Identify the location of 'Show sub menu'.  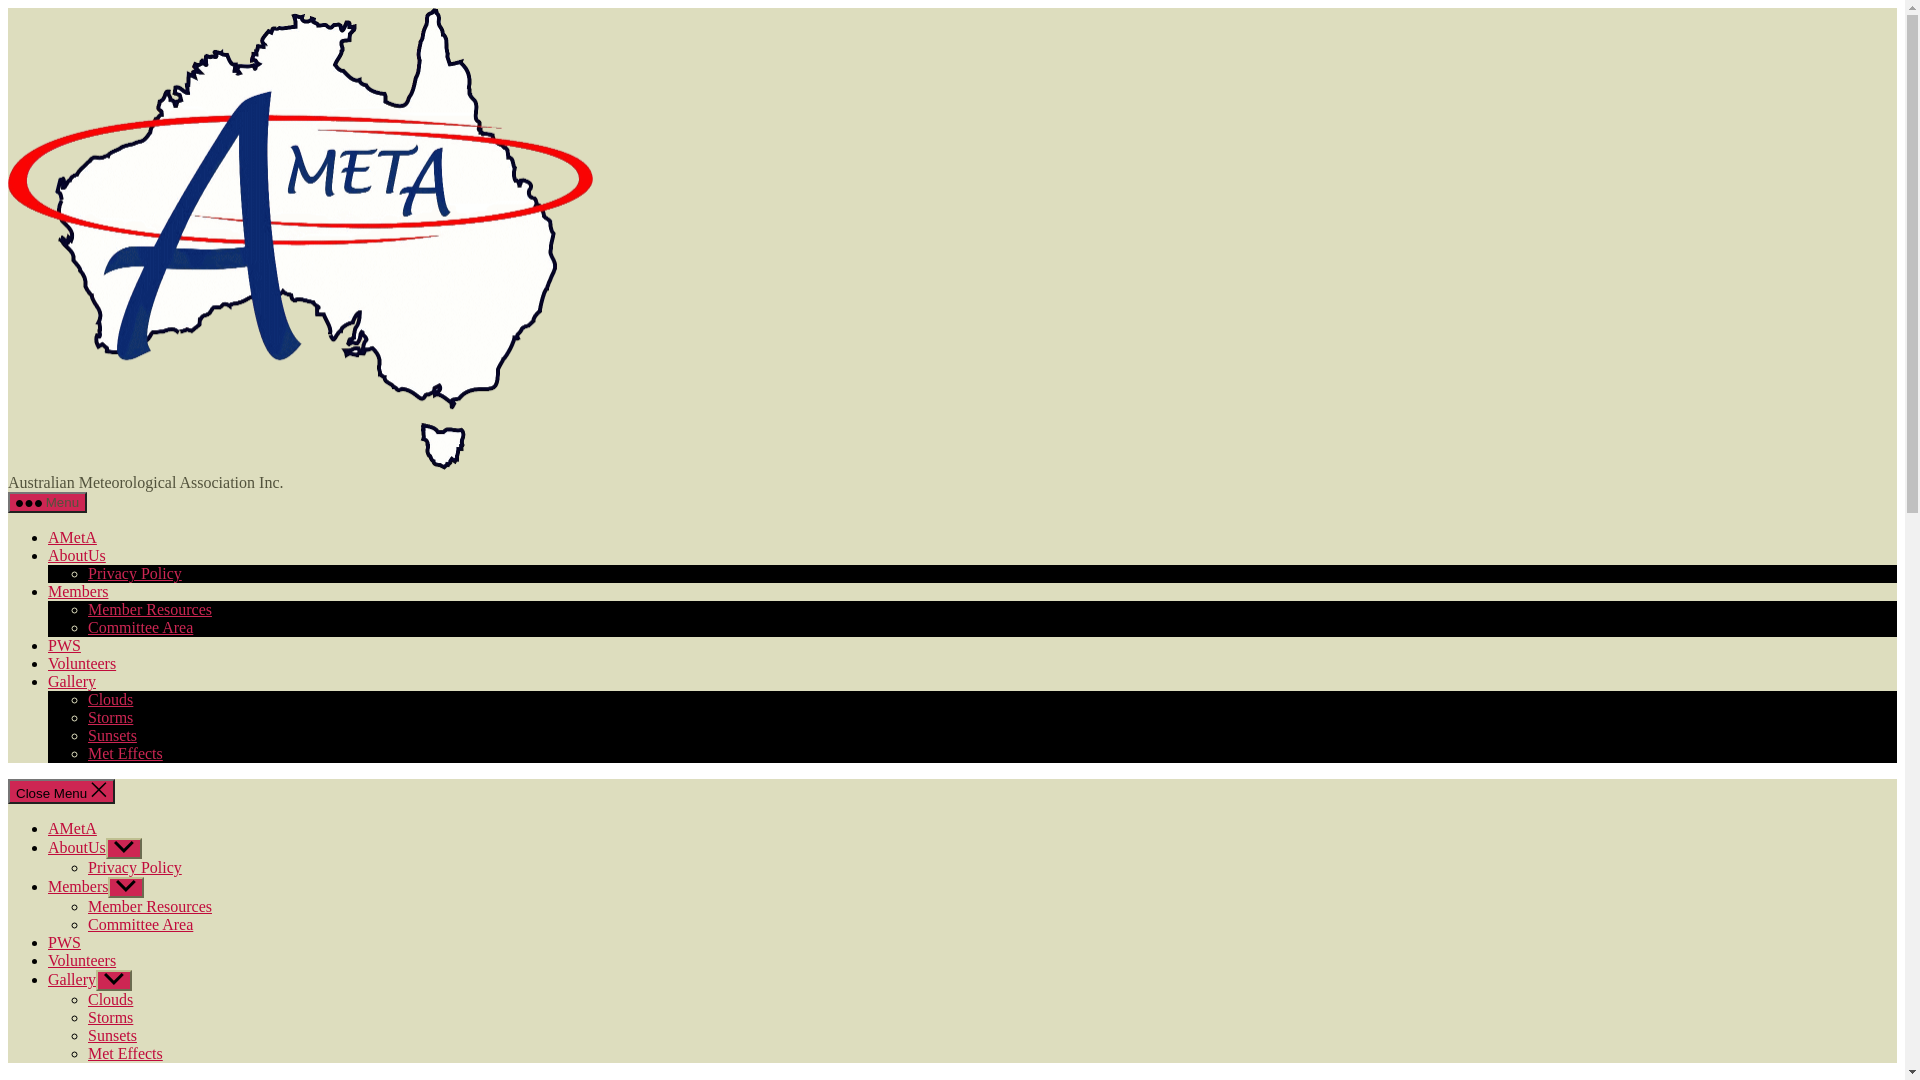
(124, 886).